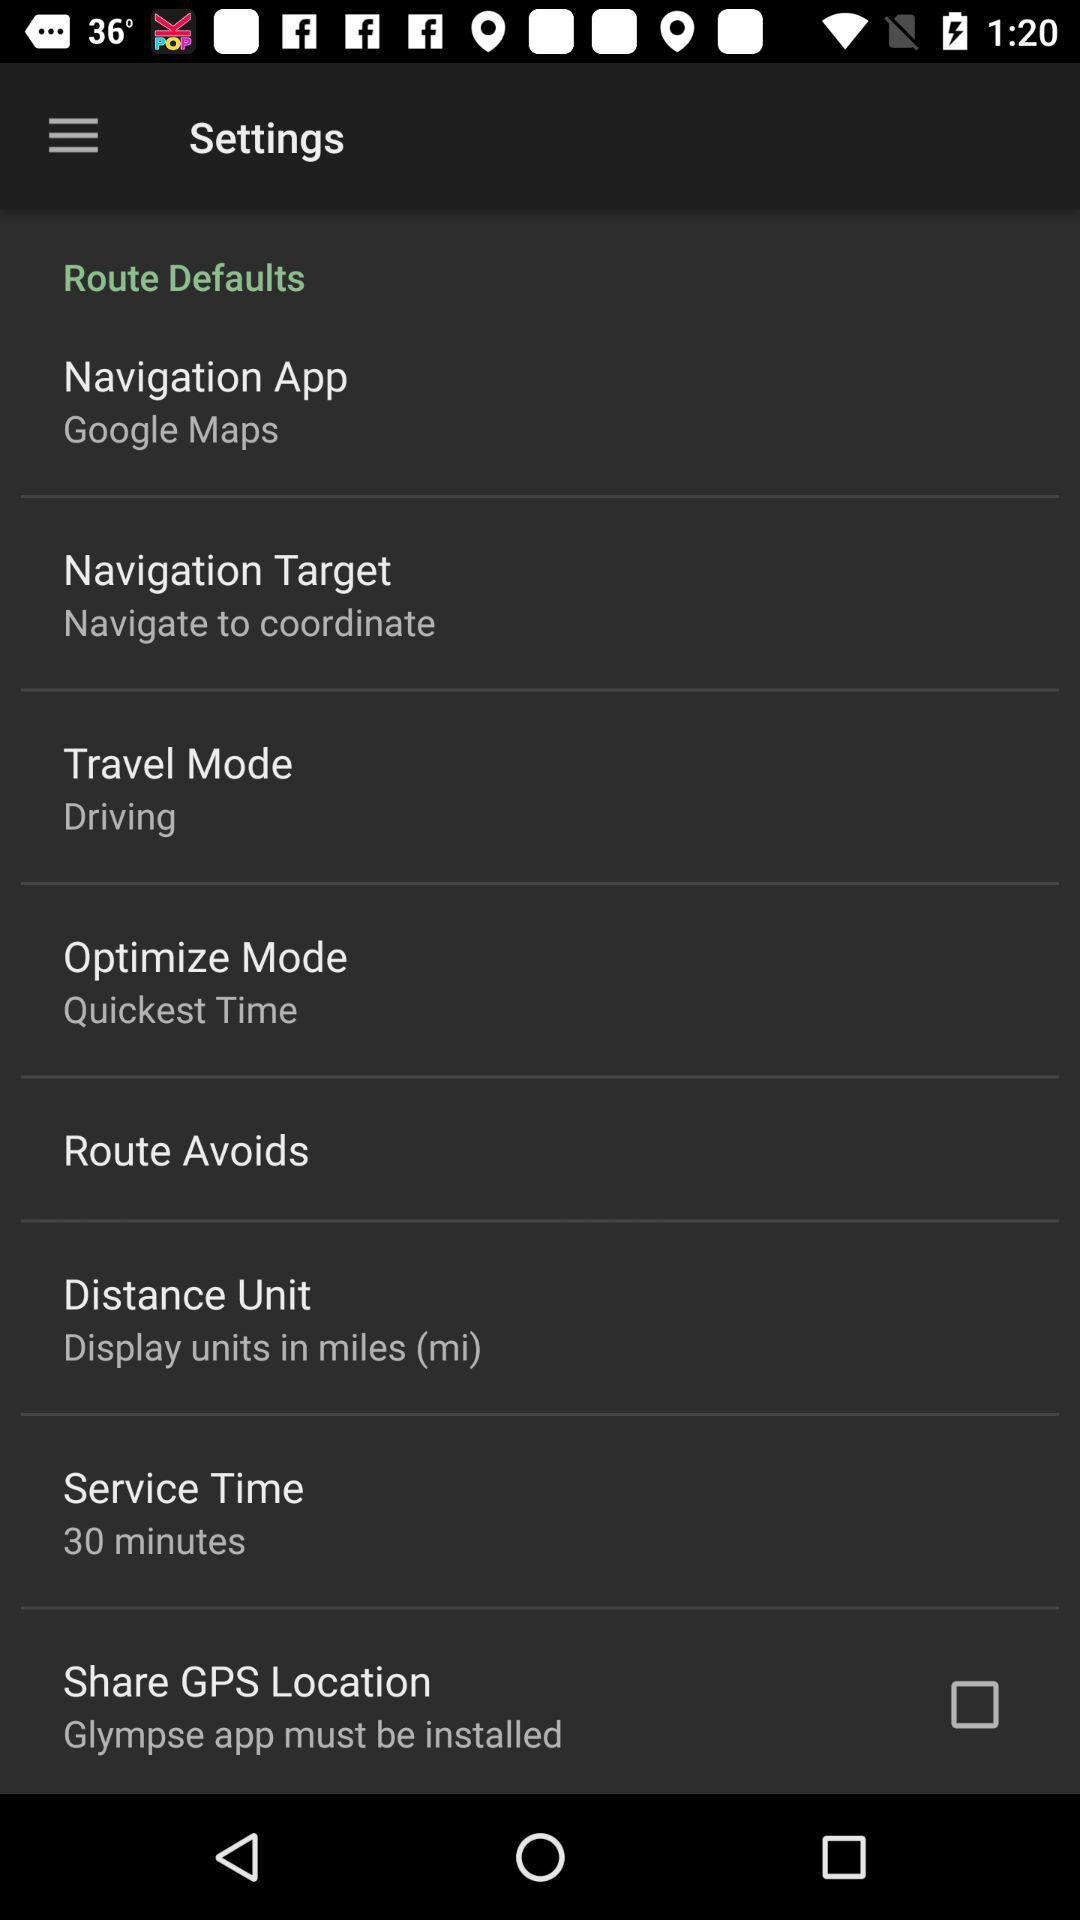 This screenshot has width=1080, height=1920. What do you see at coordinates (272, 1346) in the screenshot?
I see `the item below distance unit item` at bounding box center [272, 1346].